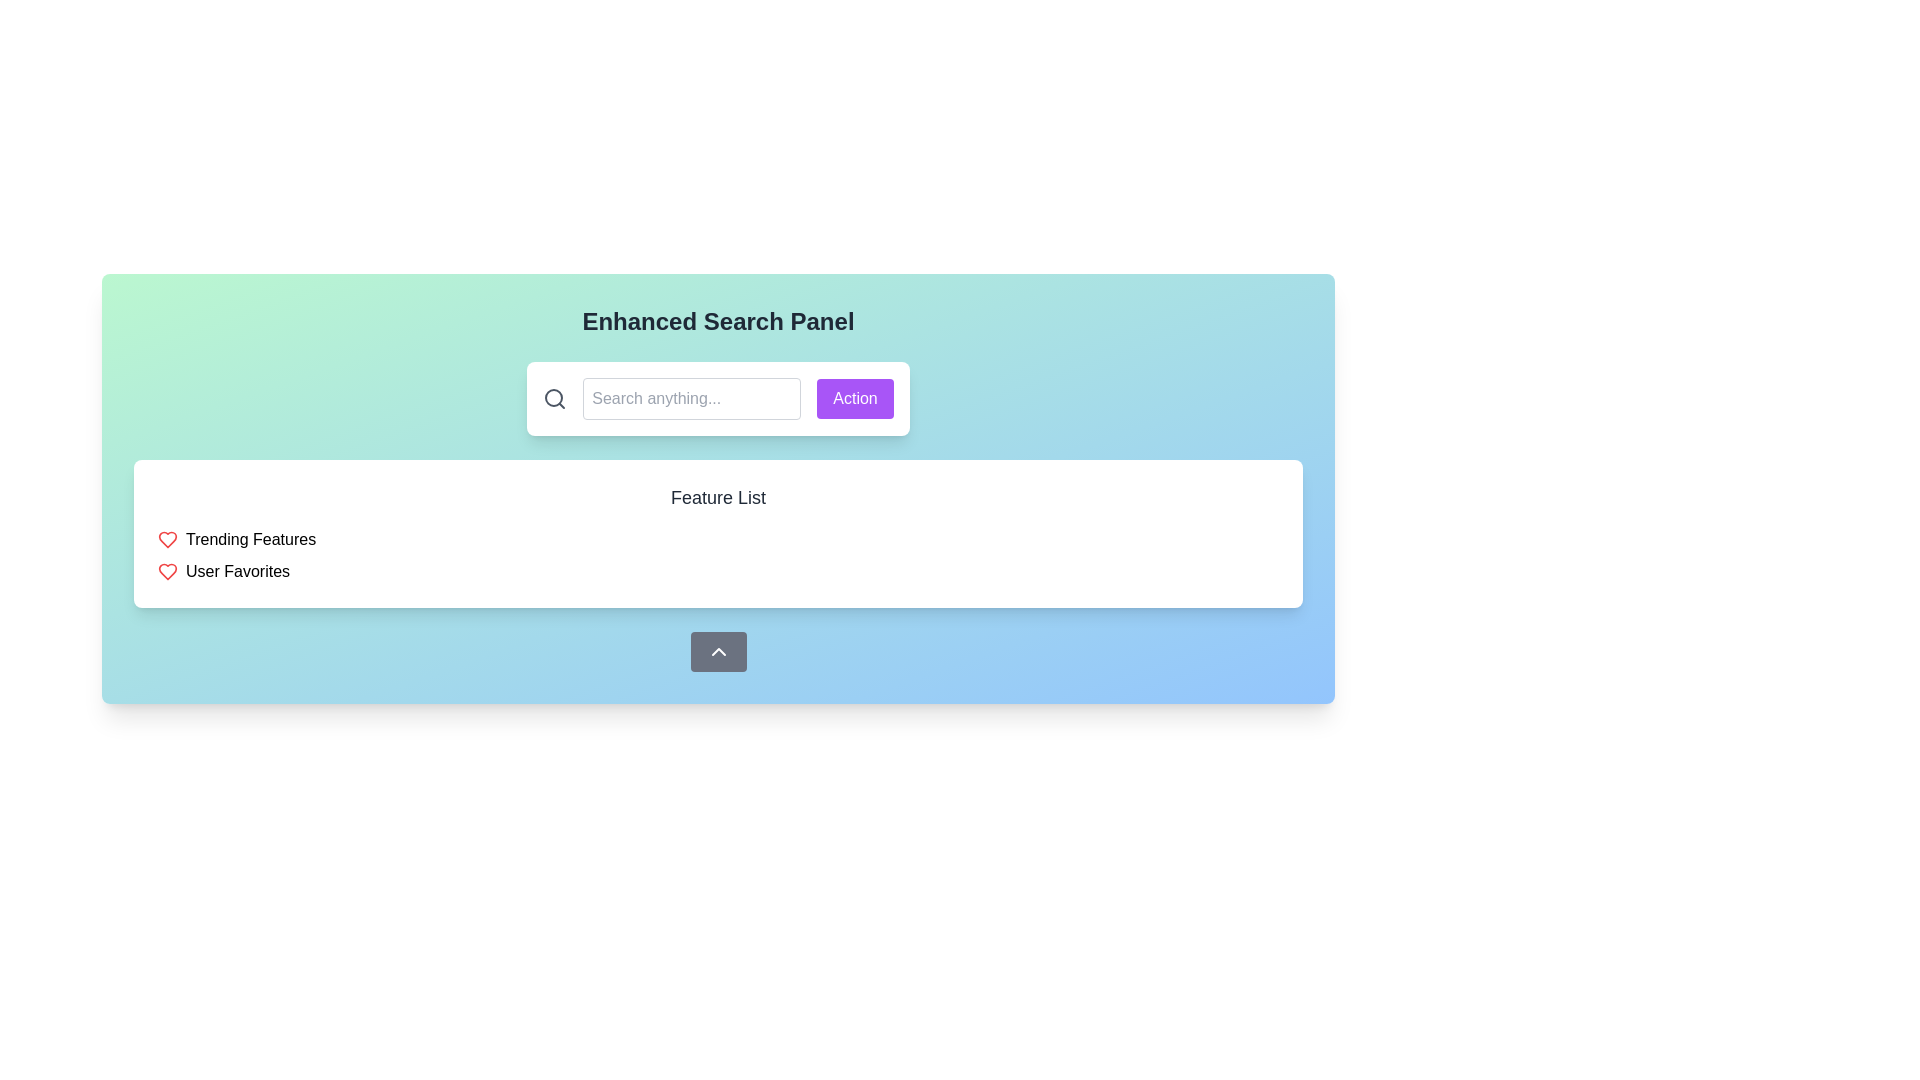 This screenshot has height=1080, width=1920. Describe the element at coordinates (718, 496) in the screenshot. I see `text displayed in the text-based component labeled 'Feature List', which is prominently styled in gray on a white background` at that location.